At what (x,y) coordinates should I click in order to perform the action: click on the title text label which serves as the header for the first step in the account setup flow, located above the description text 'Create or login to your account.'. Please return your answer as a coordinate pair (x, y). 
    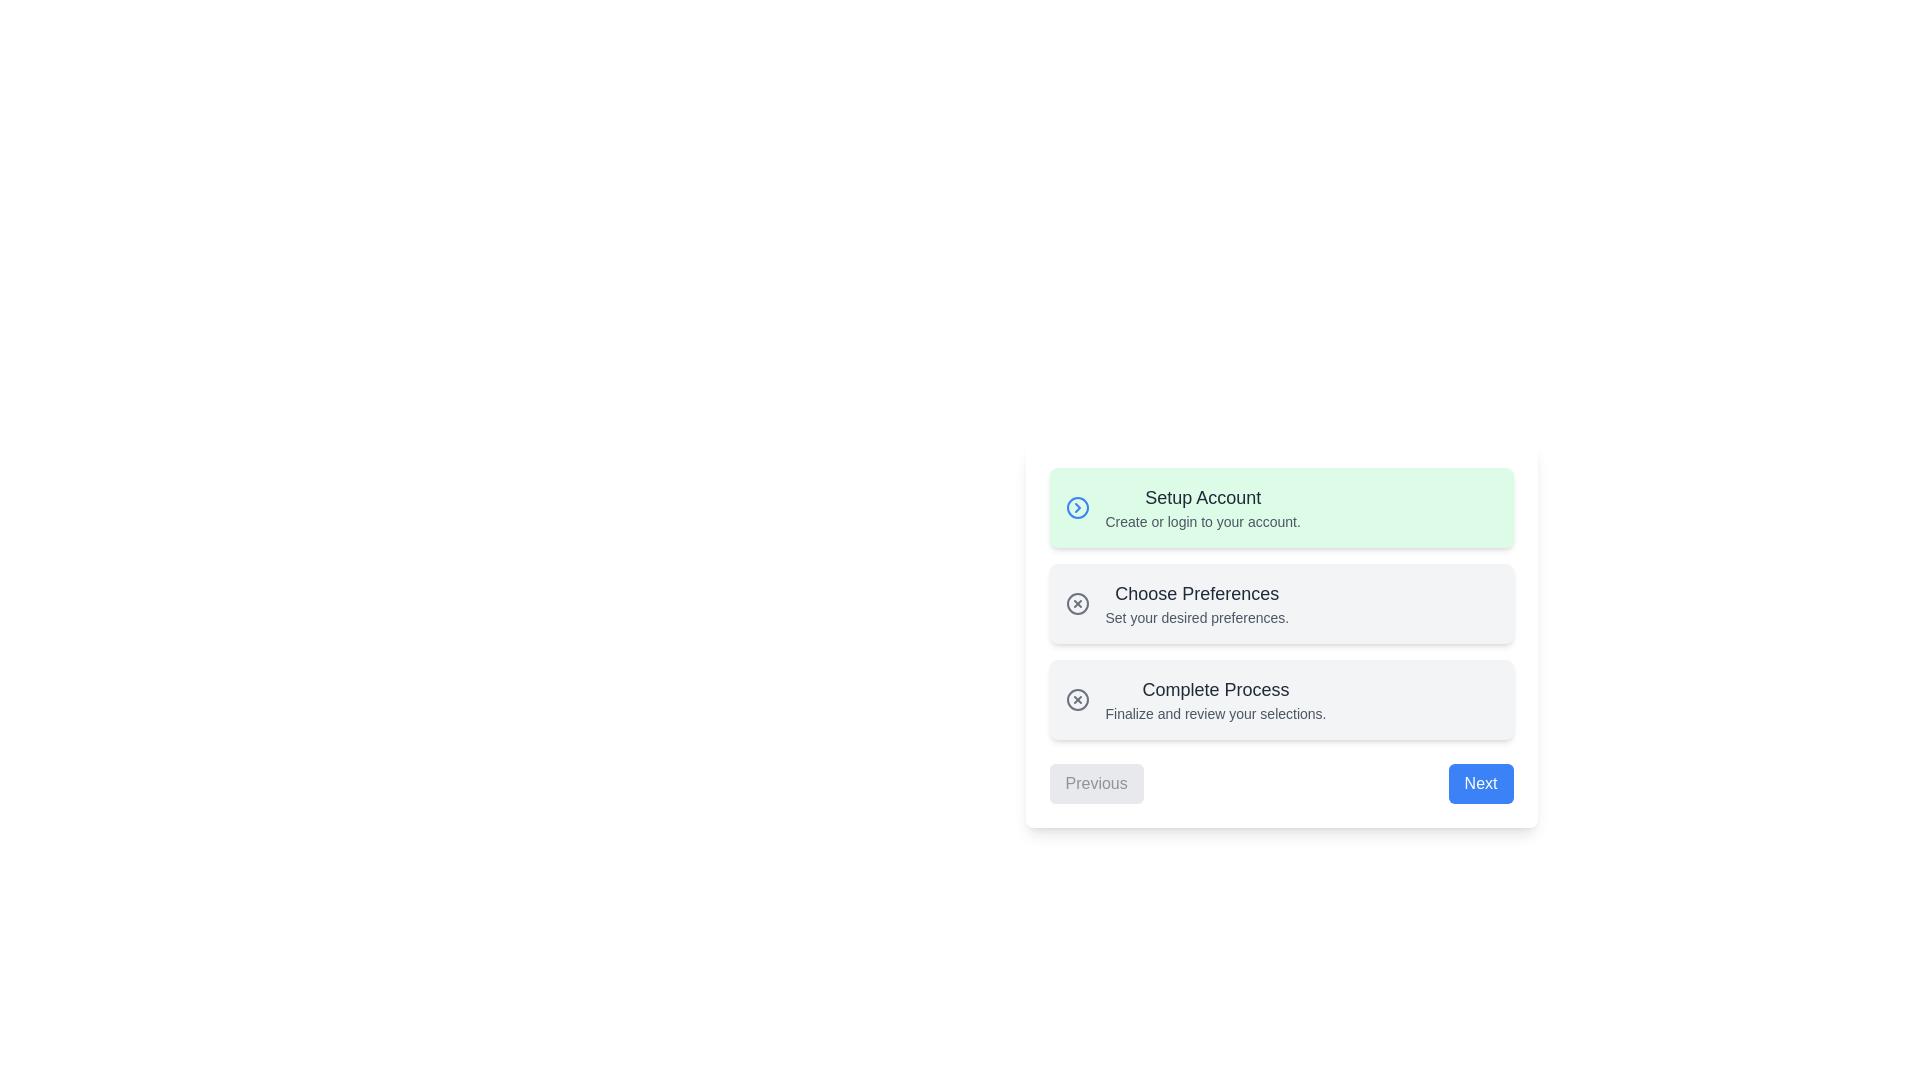
    Looking at the image, I should click on (1202, 496).